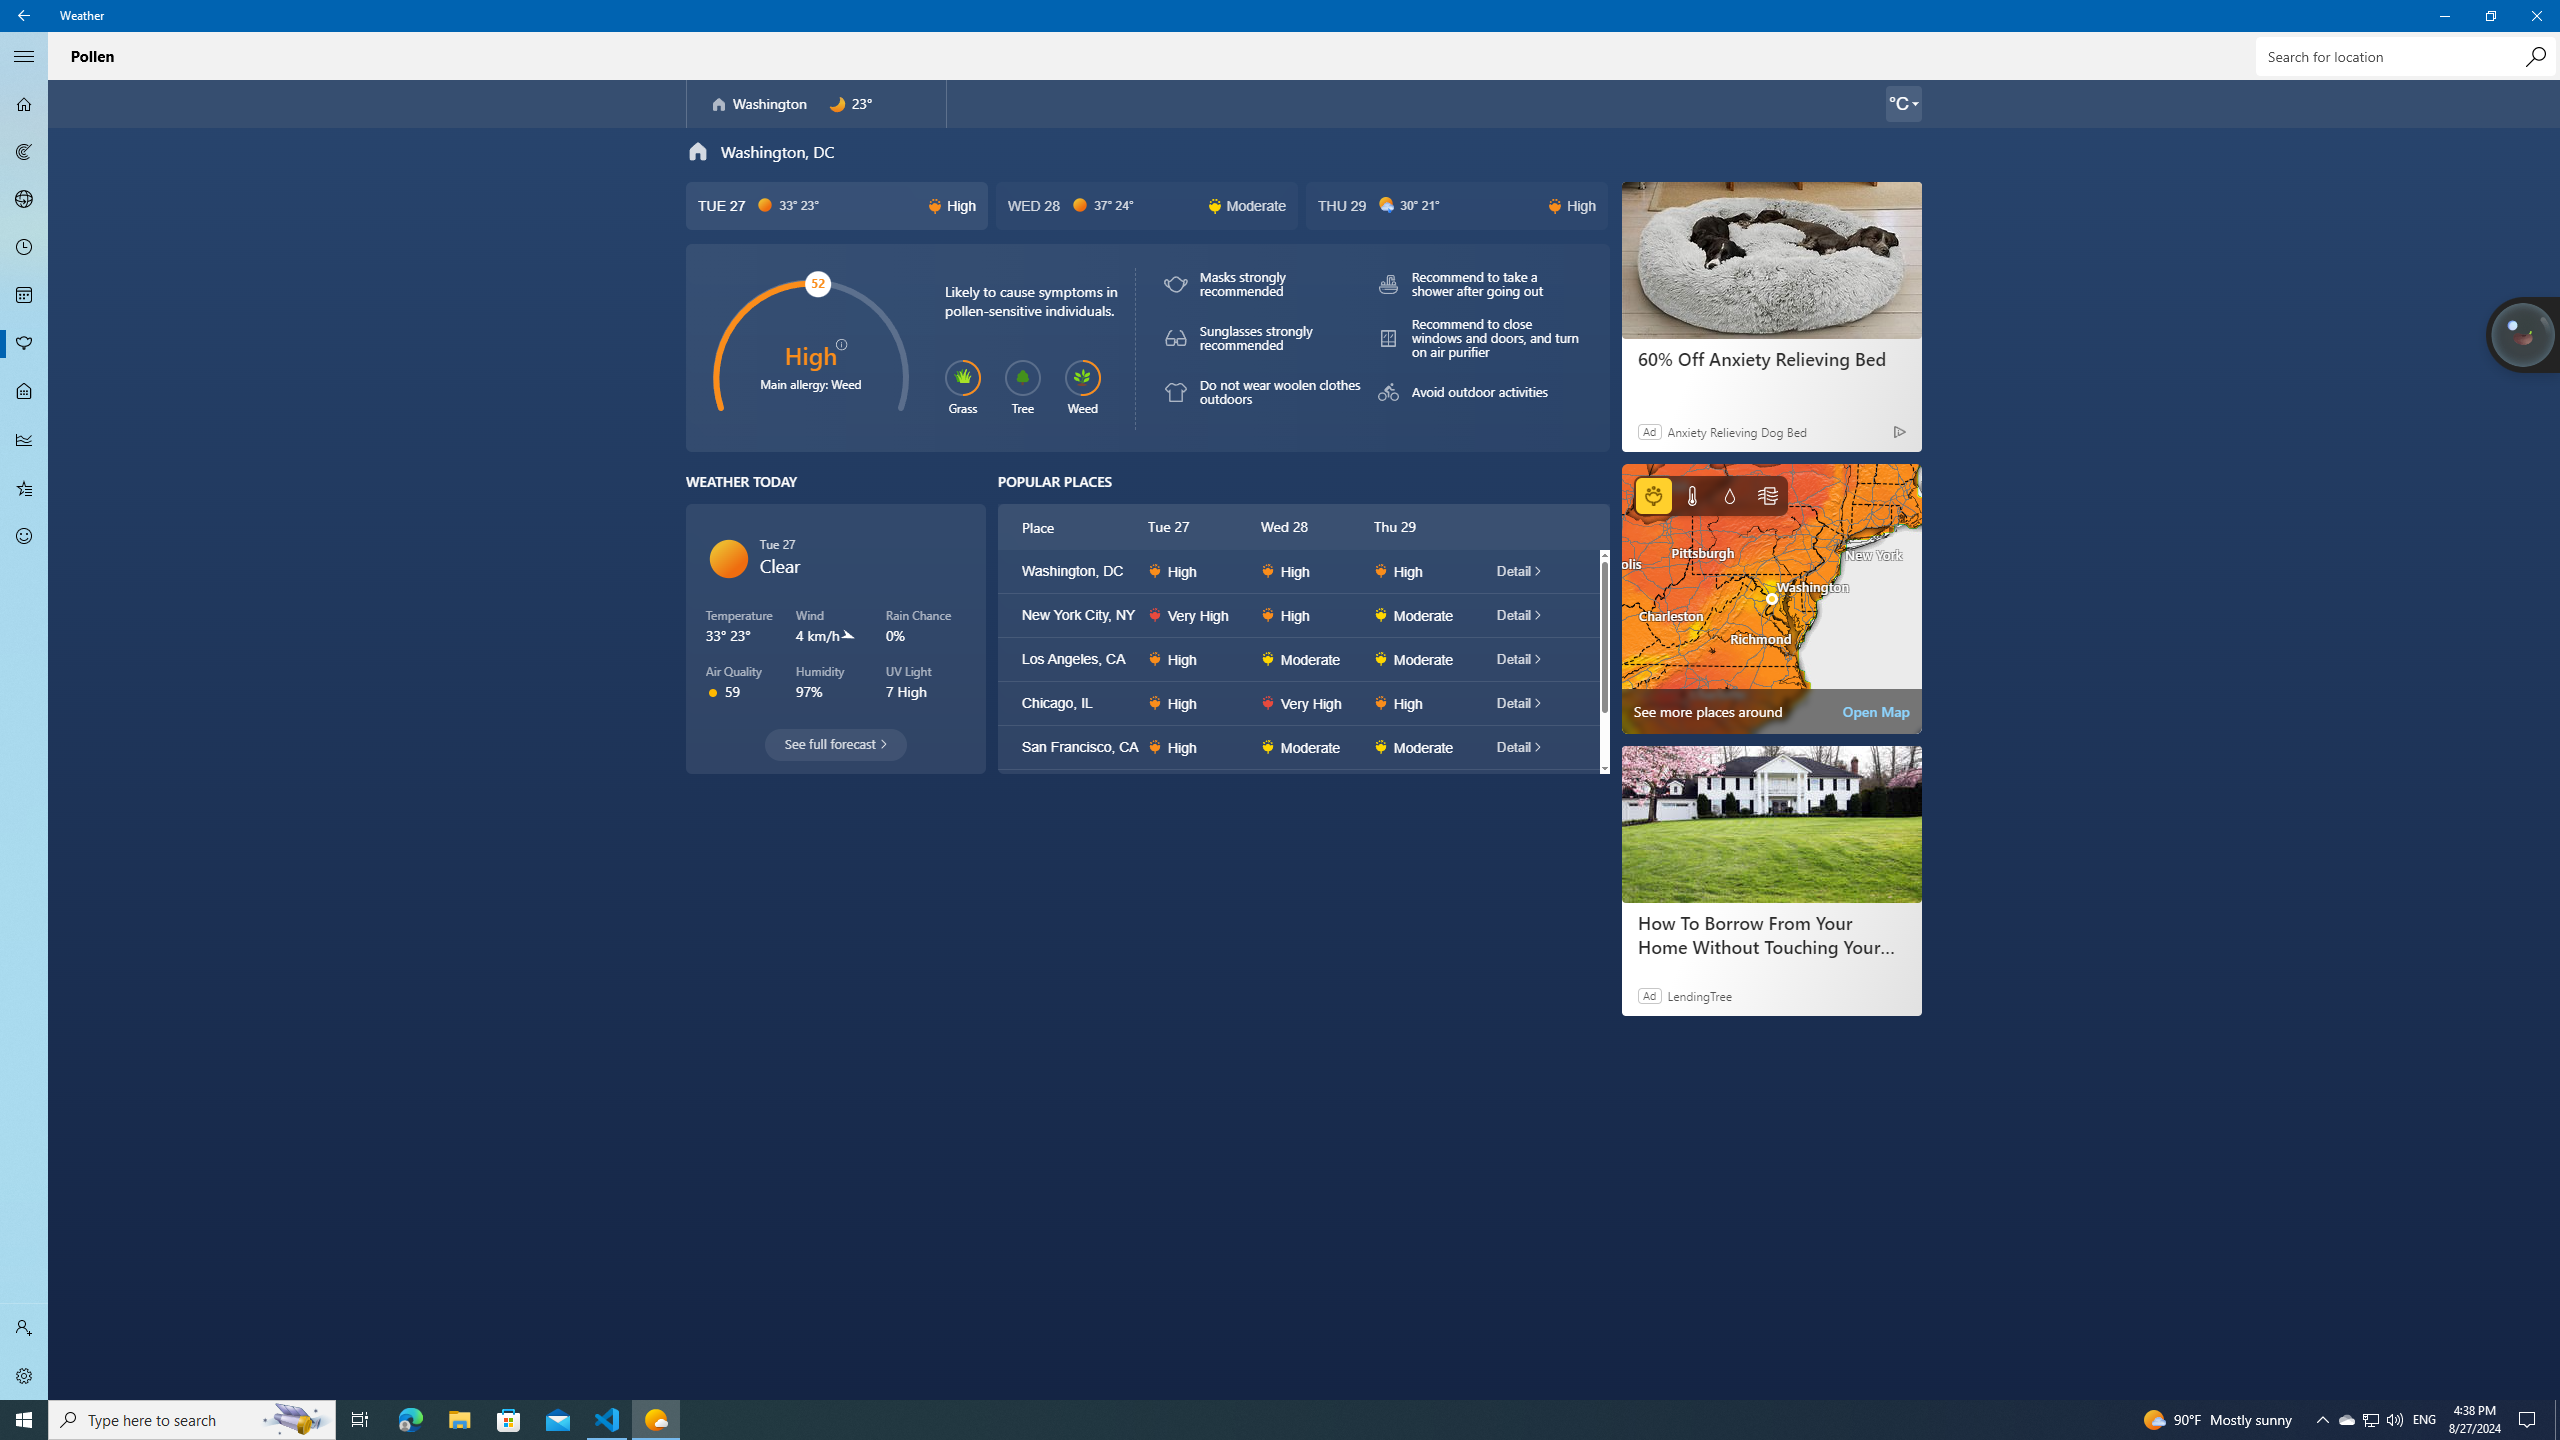 The image size is (2560, 1440). What do you see at coordinates (24, 438) in the screenshot?
I see `'Historical Weather - Not Selected'` at bounding box center [24, 438].